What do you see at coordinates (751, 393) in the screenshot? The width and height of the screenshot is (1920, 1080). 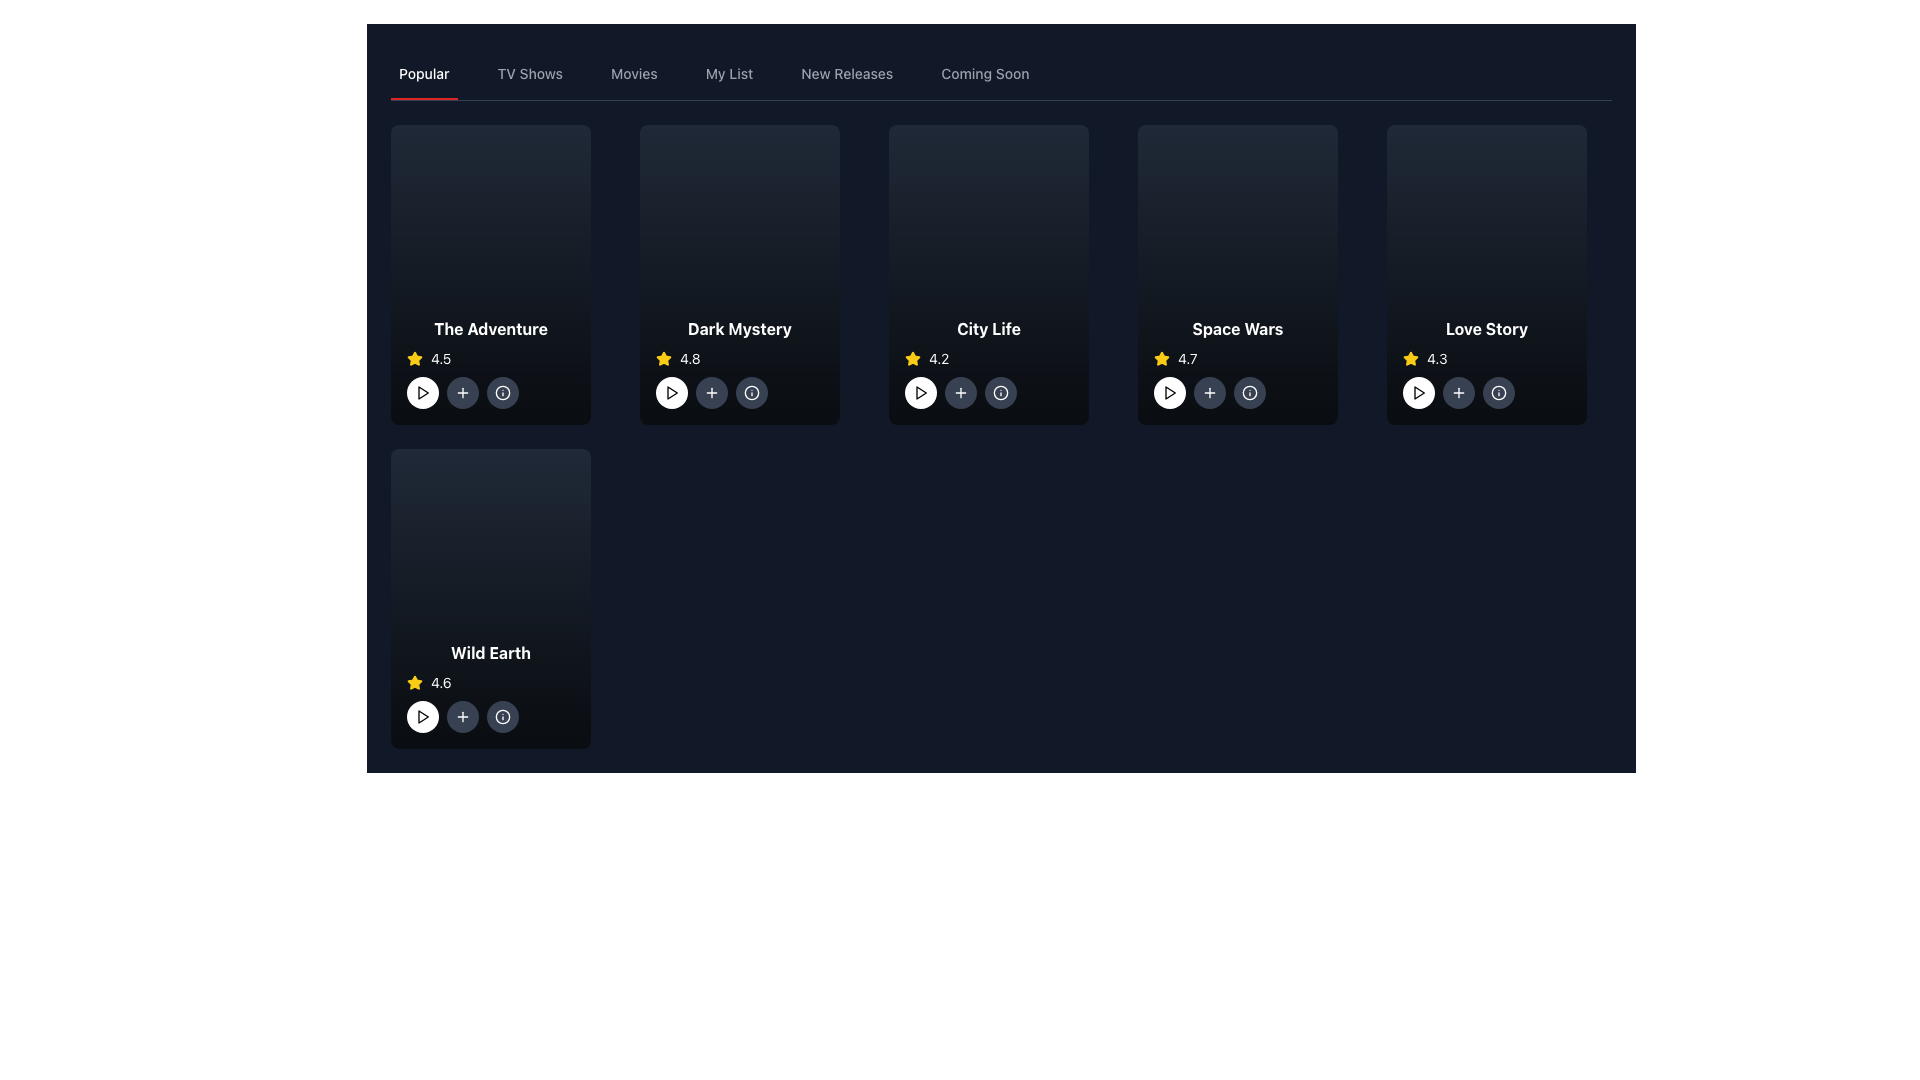 I see `the circular gray button with an info icon labeled 'i' located in the horizontal action bar under the 'Dark Mystery' card` at bounding box center [751, 393].